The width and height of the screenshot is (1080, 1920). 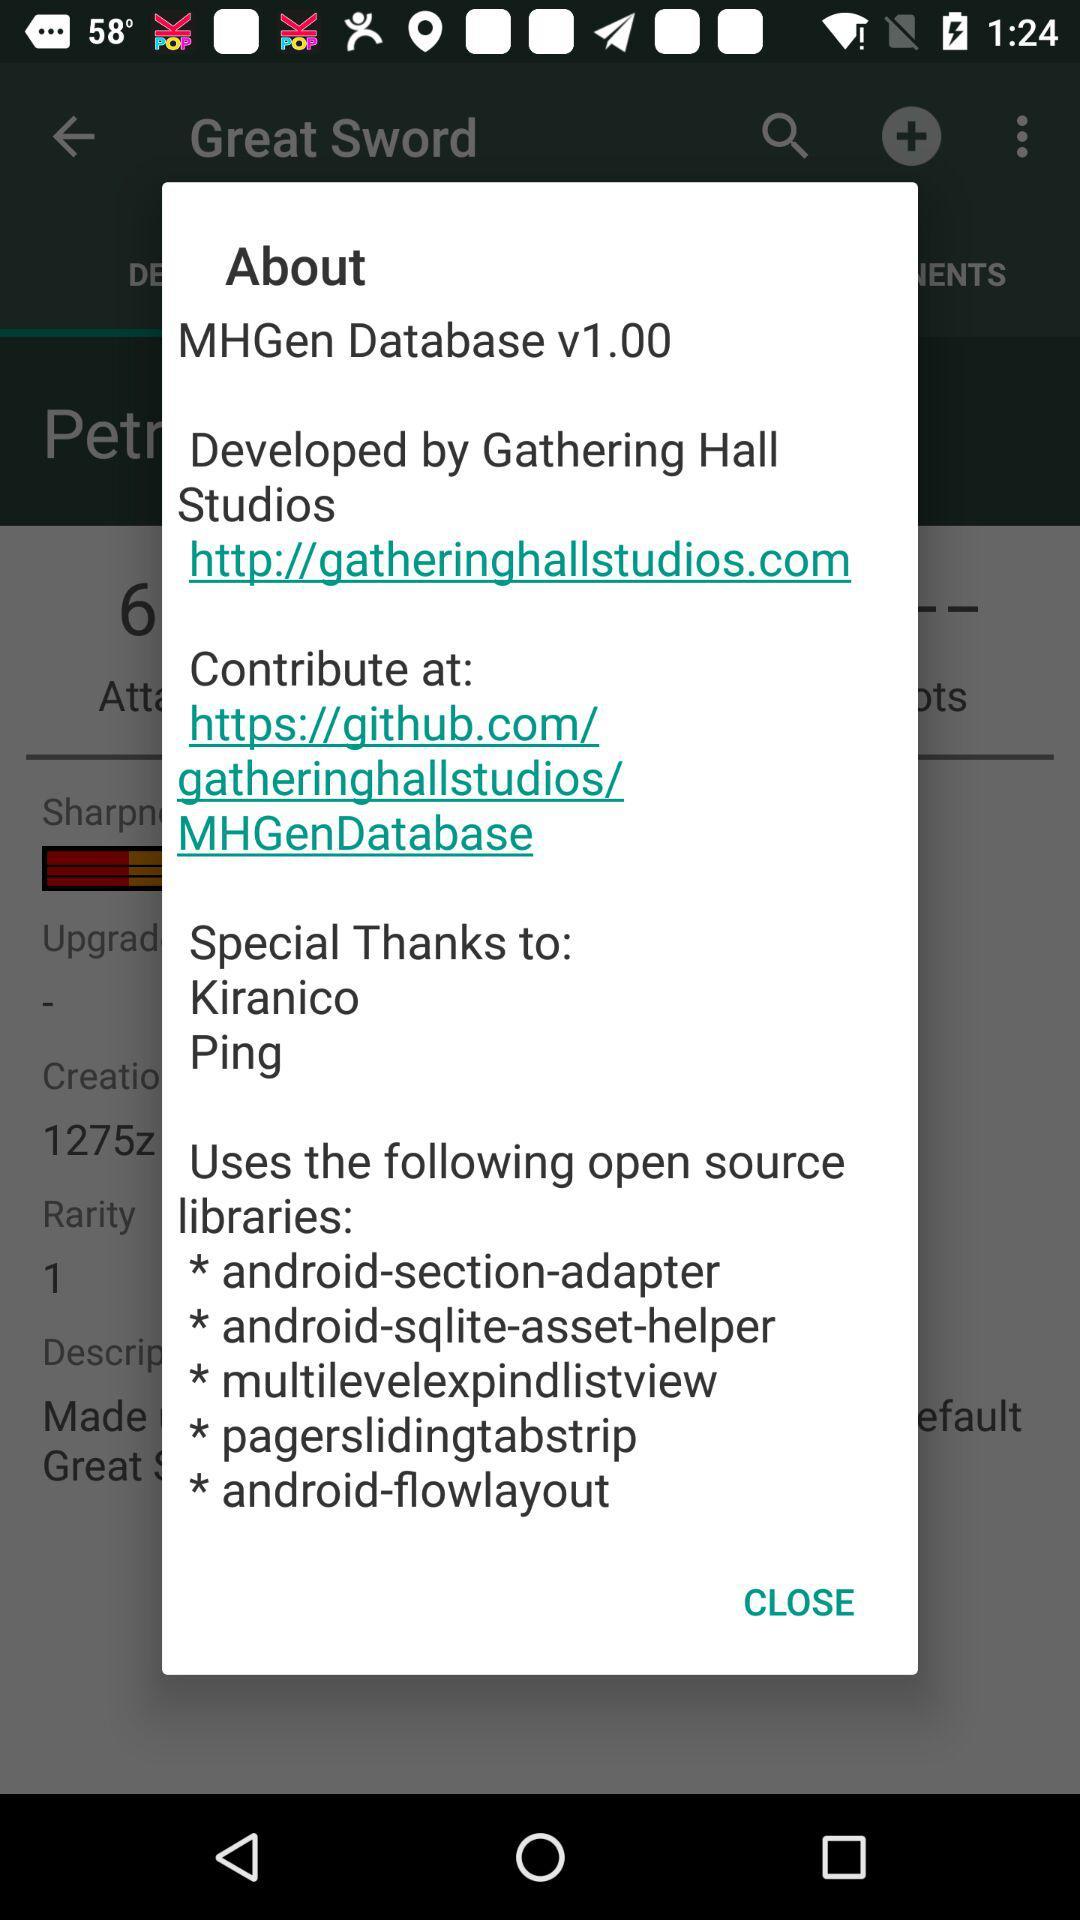 I want to click on the close icon, so click(x=798, y=1601).